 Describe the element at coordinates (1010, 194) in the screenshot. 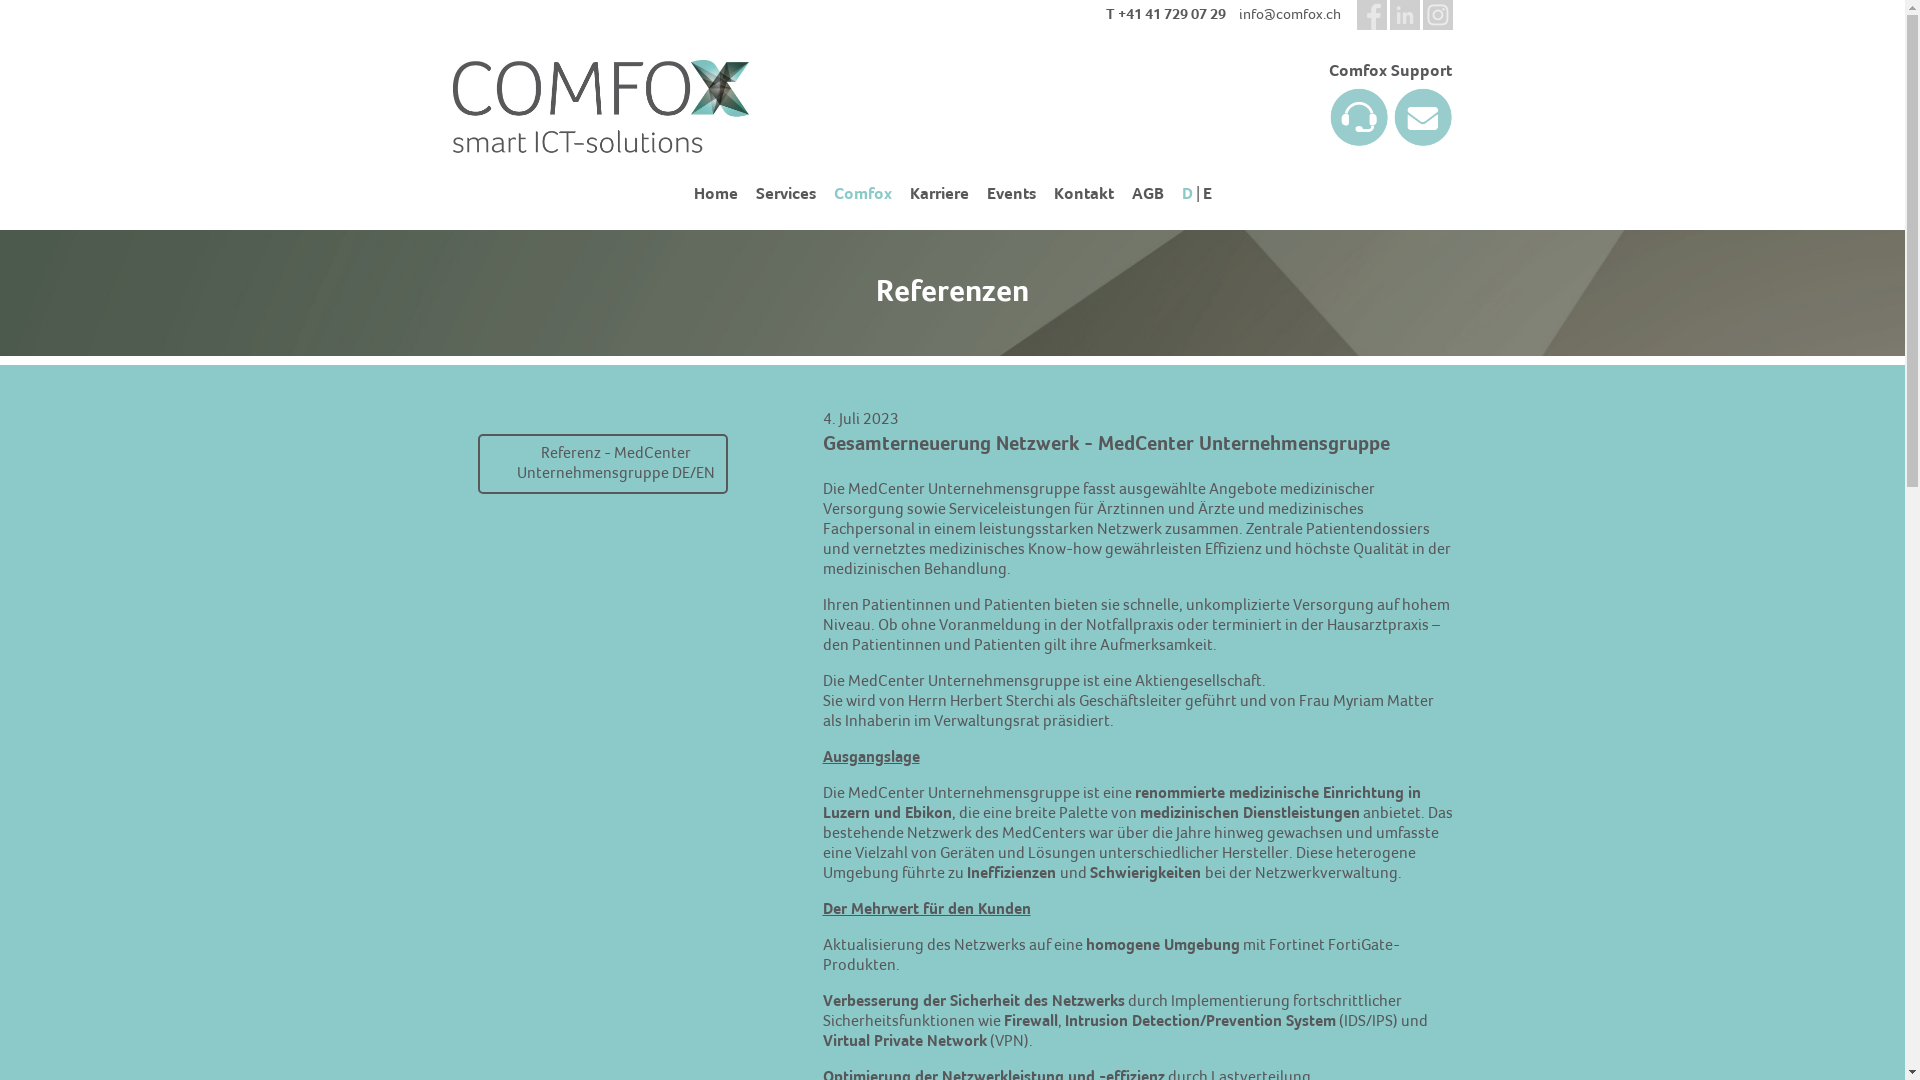

I see `'Events'` at that location.